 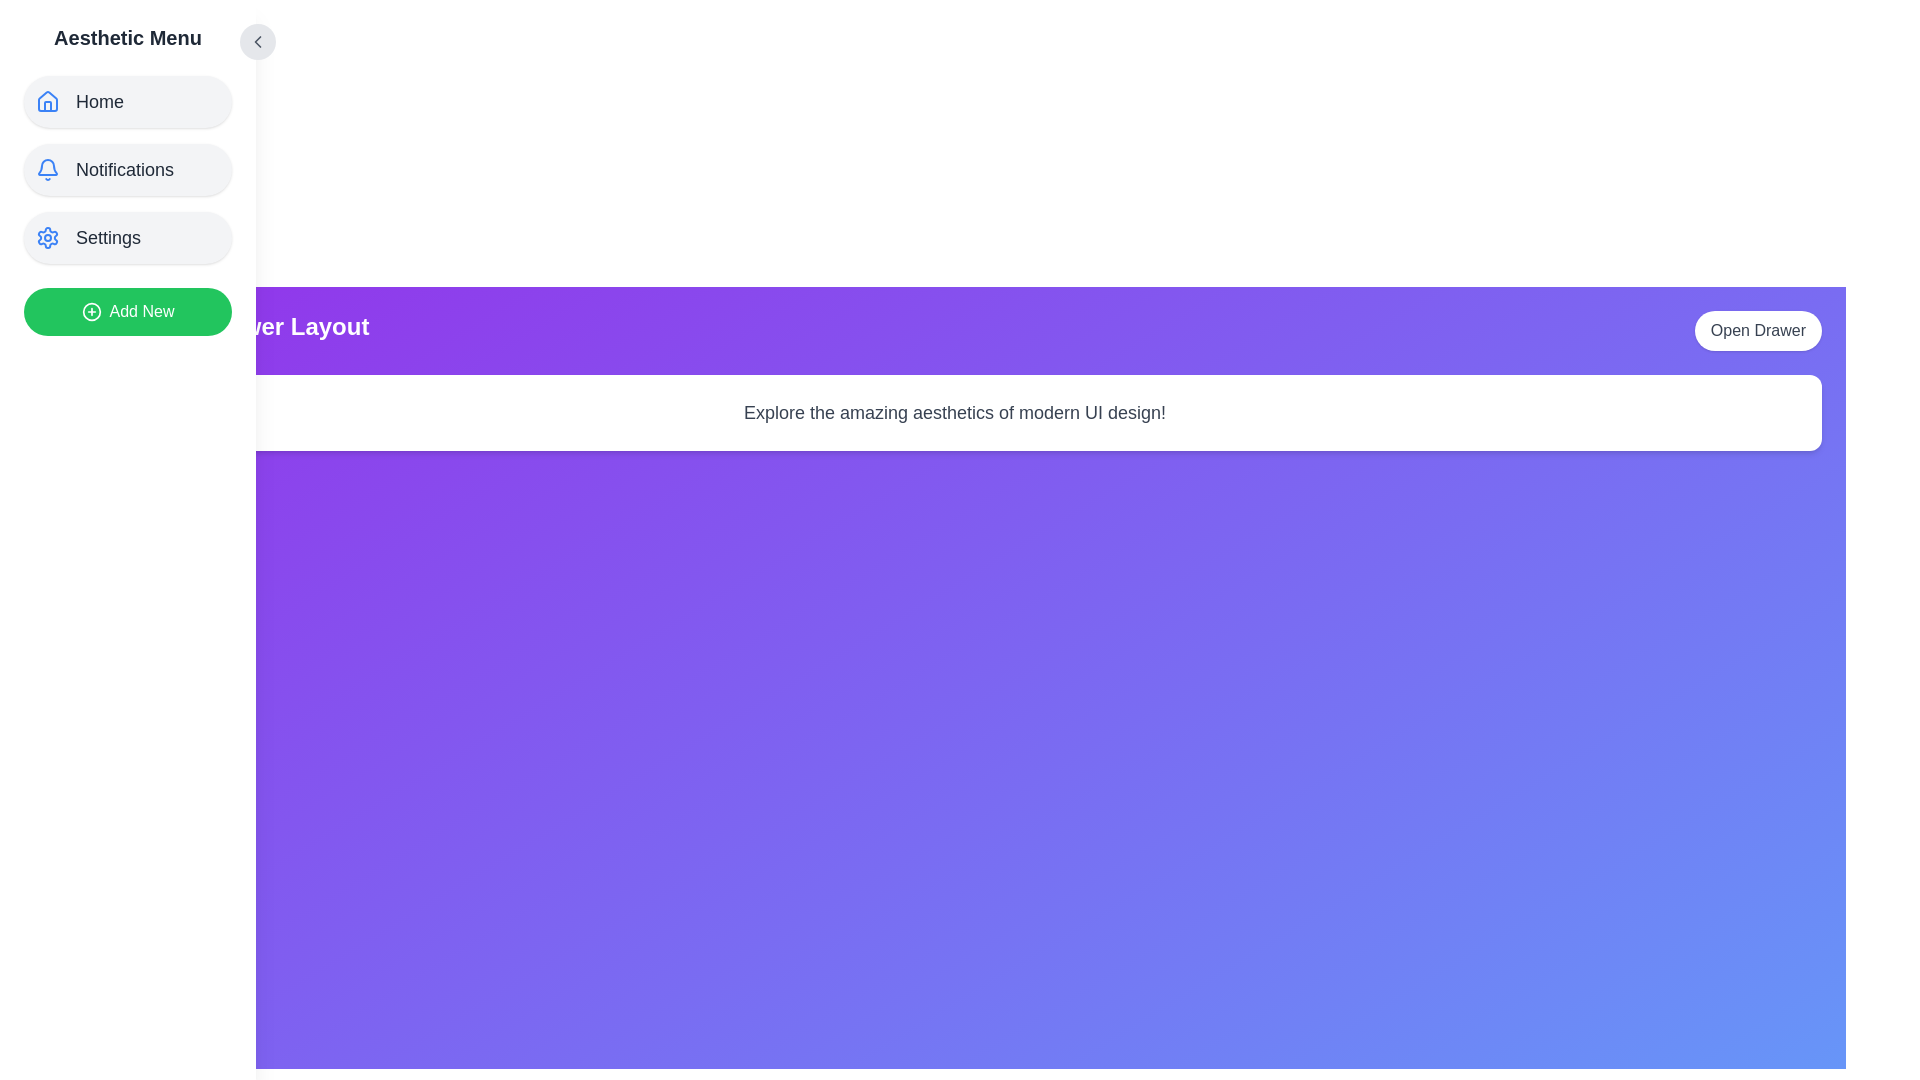 I want to click on the Home navigation button located at the top of the menu list, so click(x=127, y=101).